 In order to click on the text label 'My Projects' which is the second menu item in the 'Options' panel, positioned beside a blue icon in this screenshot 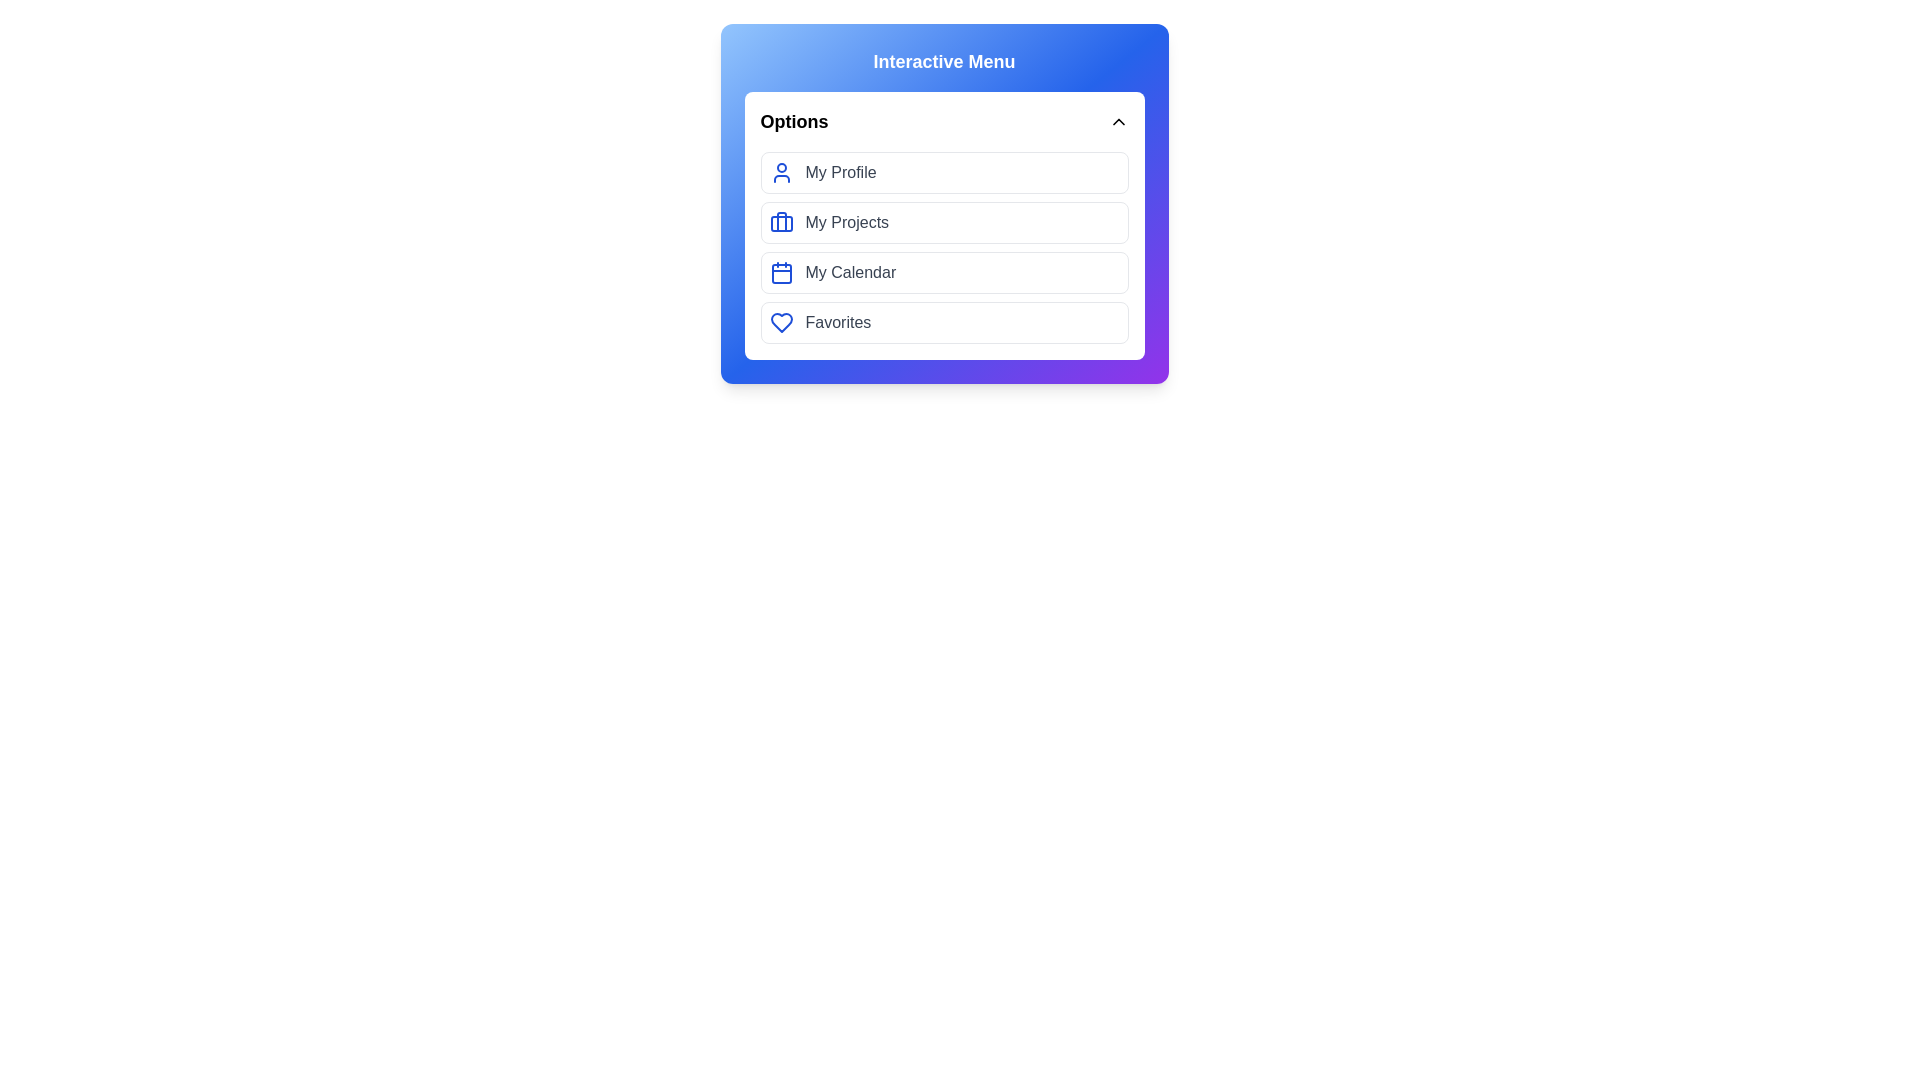, I will do `click(847, 223)`.